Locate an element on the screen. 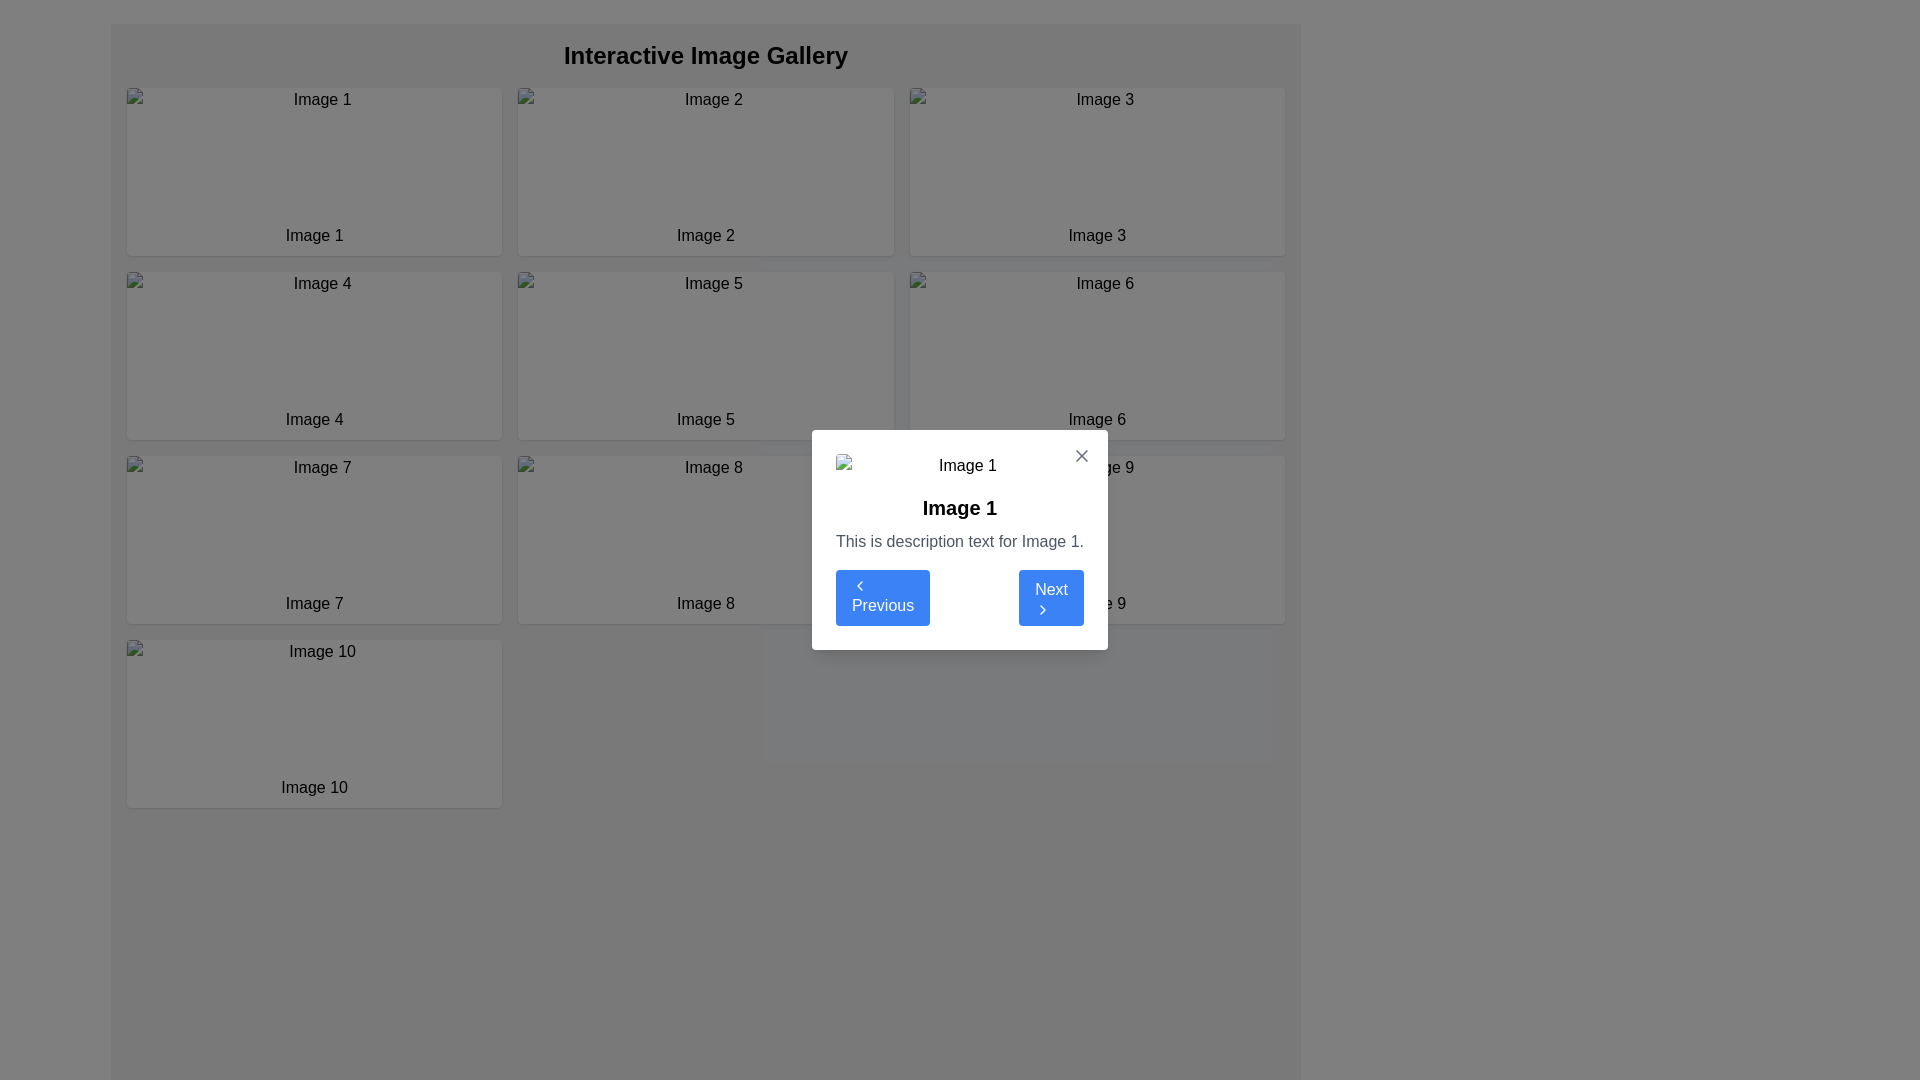 Image resolution: width=1920 pixels, height=1080 pixels. text label located inside the white rectangular box, positioned below the thumbnail image labeled 'Image 3' in the top-right of the grid is located at coordinates (1096, 234).